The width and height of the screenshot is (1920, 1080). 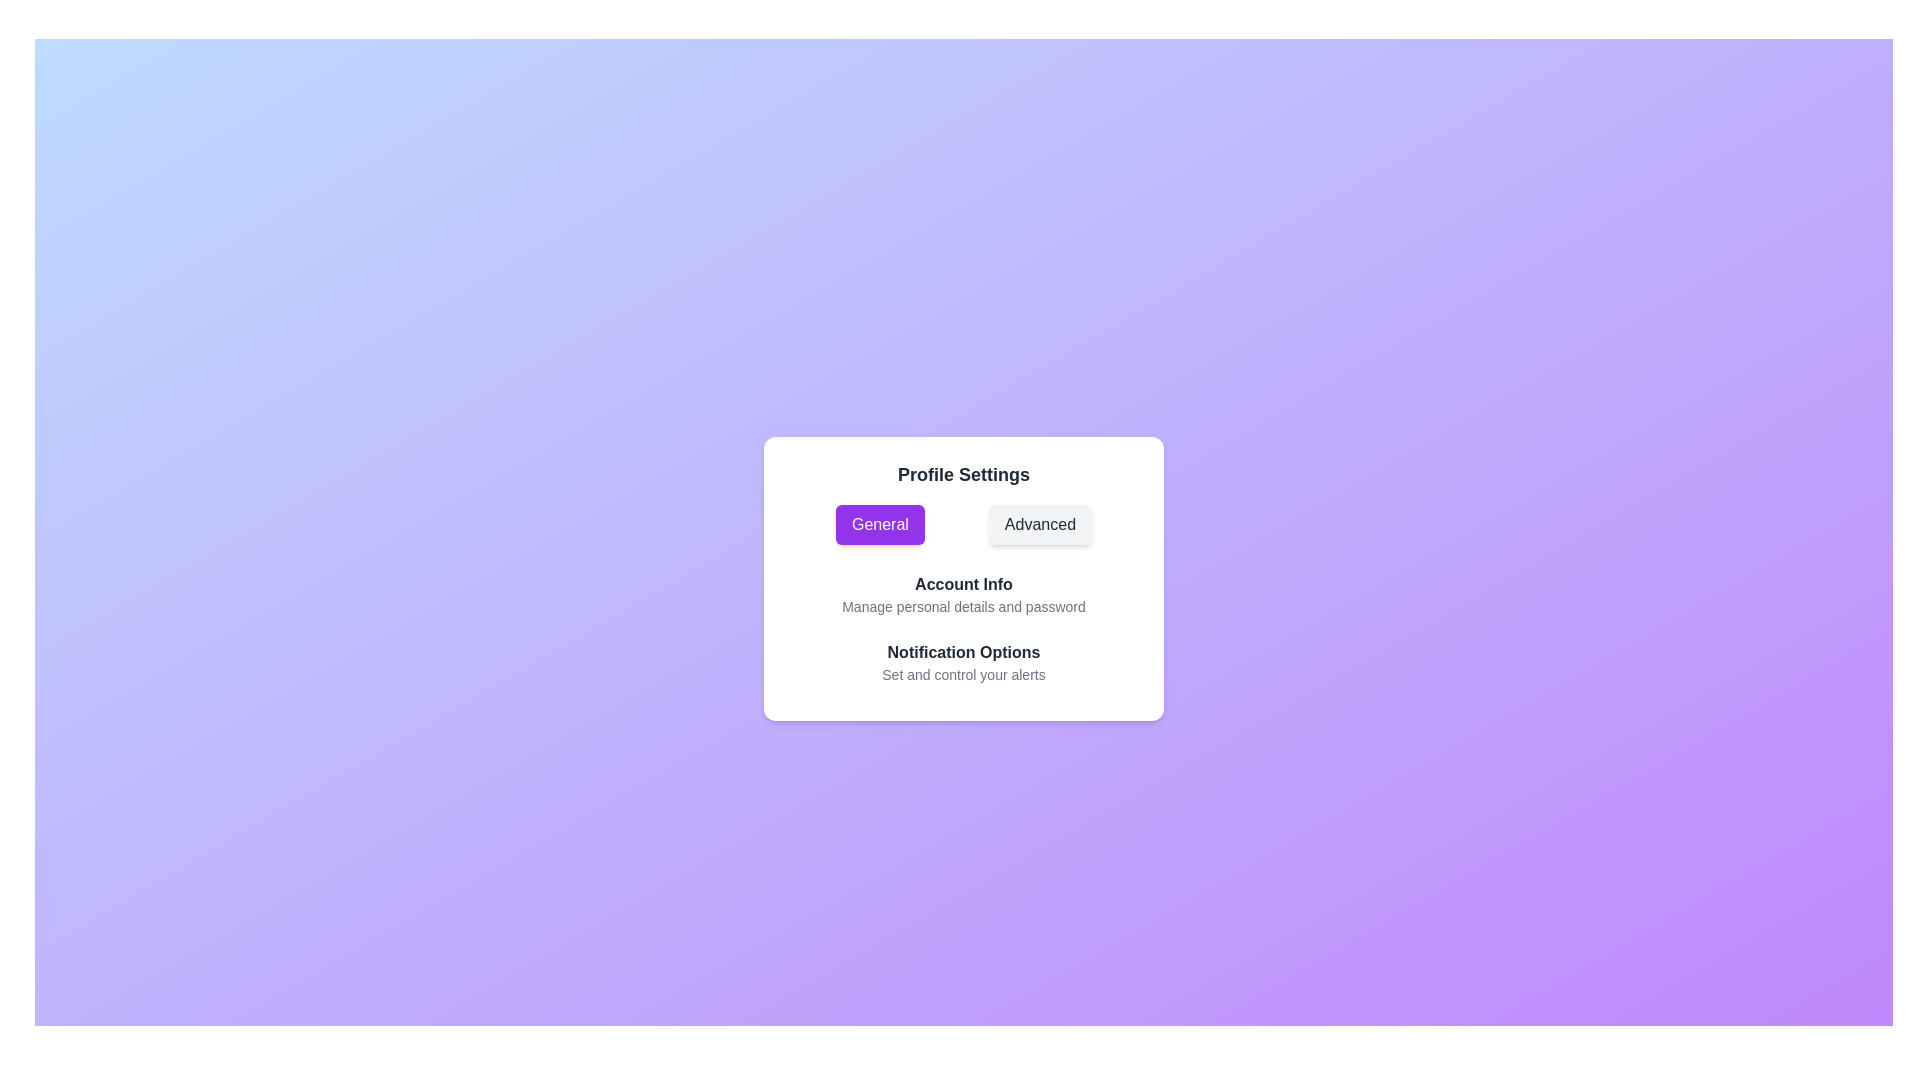 What do you see at coordinates (1040, 523) in the screenshot?
I see `the Advanced Button to observe the hover effect` at bounding box center [1040, 523].